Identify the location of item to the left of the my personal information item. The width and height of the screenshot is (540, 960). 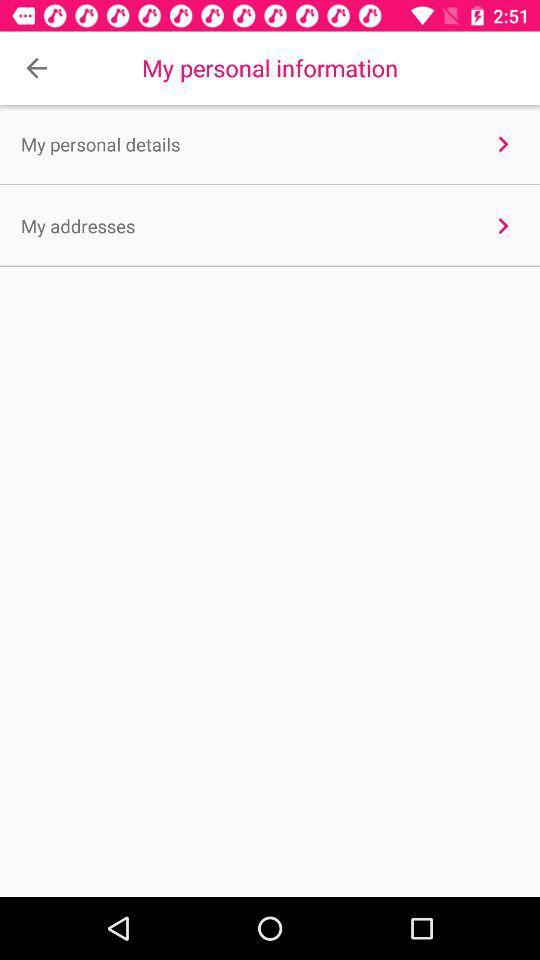
(36, 68).